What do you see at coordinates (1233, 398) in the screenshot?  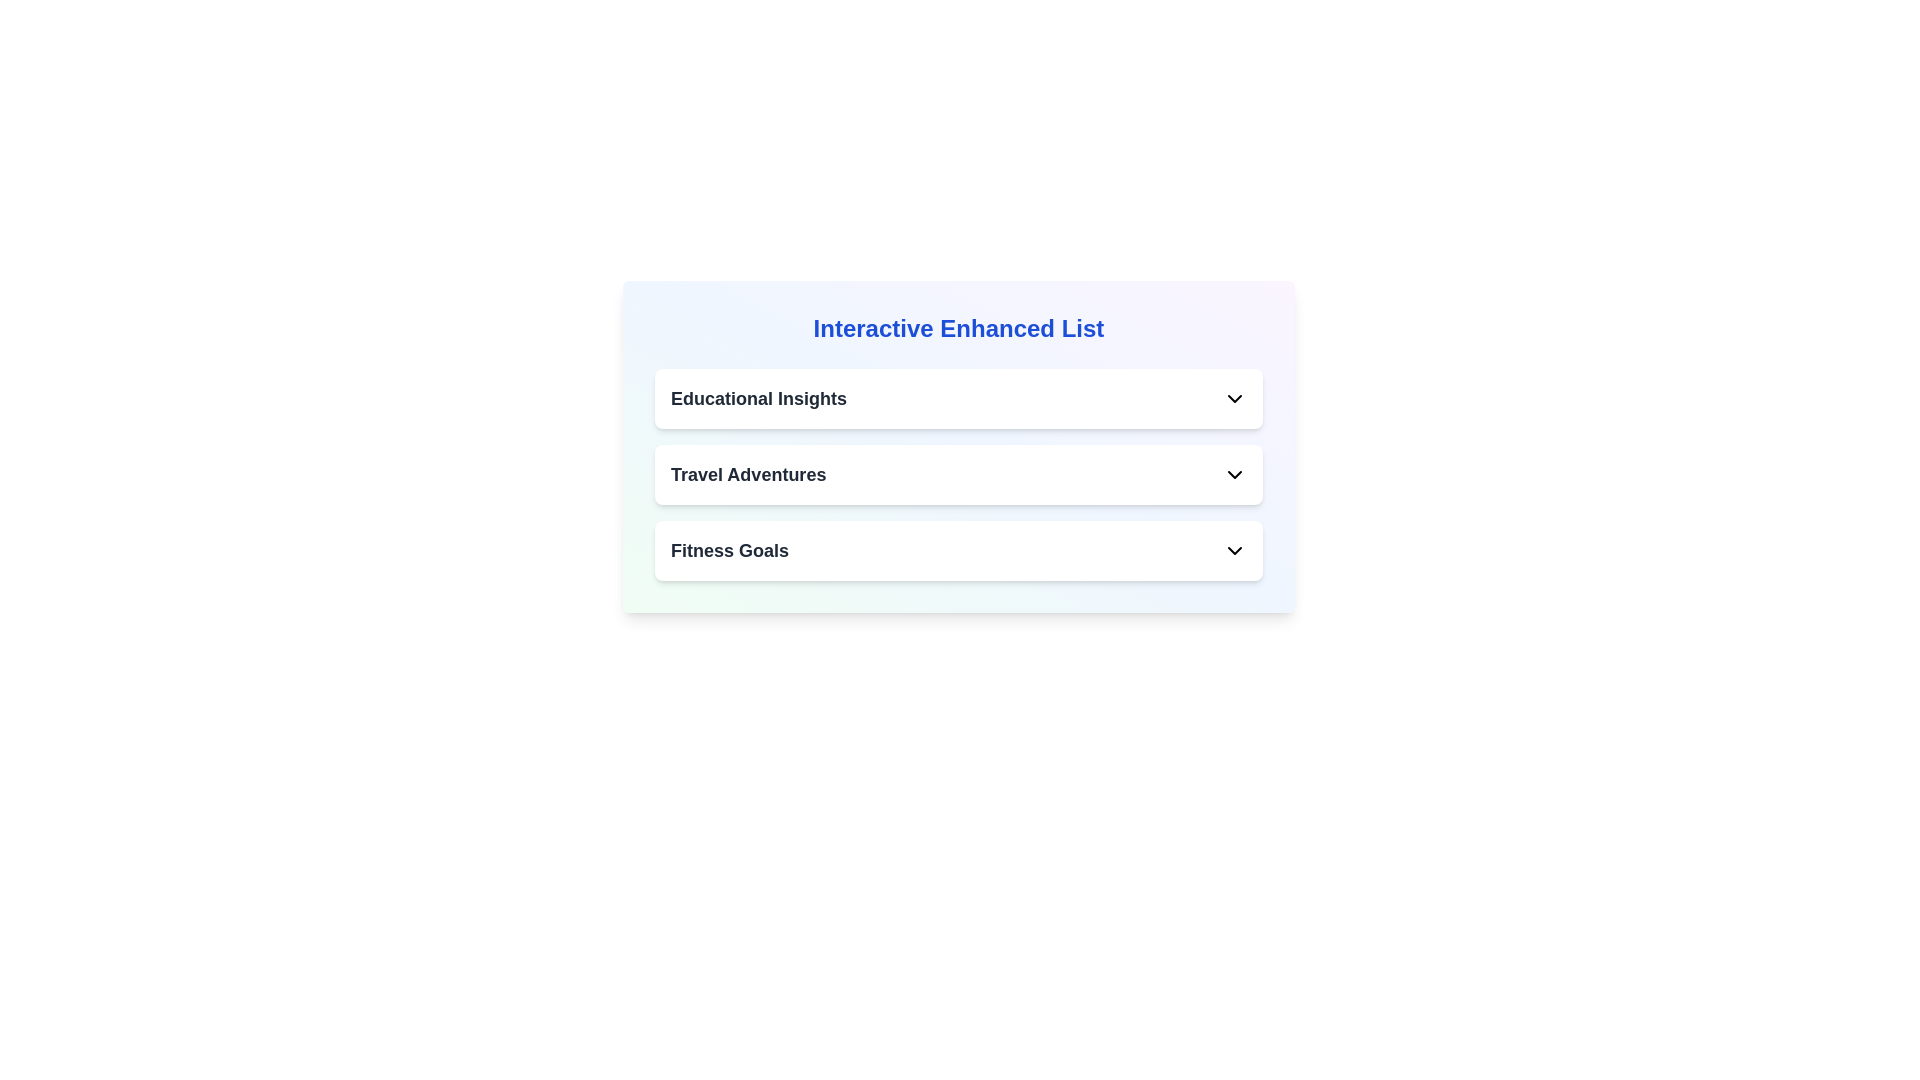 I see `the toggle button of the list item titled Educational Insights to expand it` at bounding box center [1233, 398].